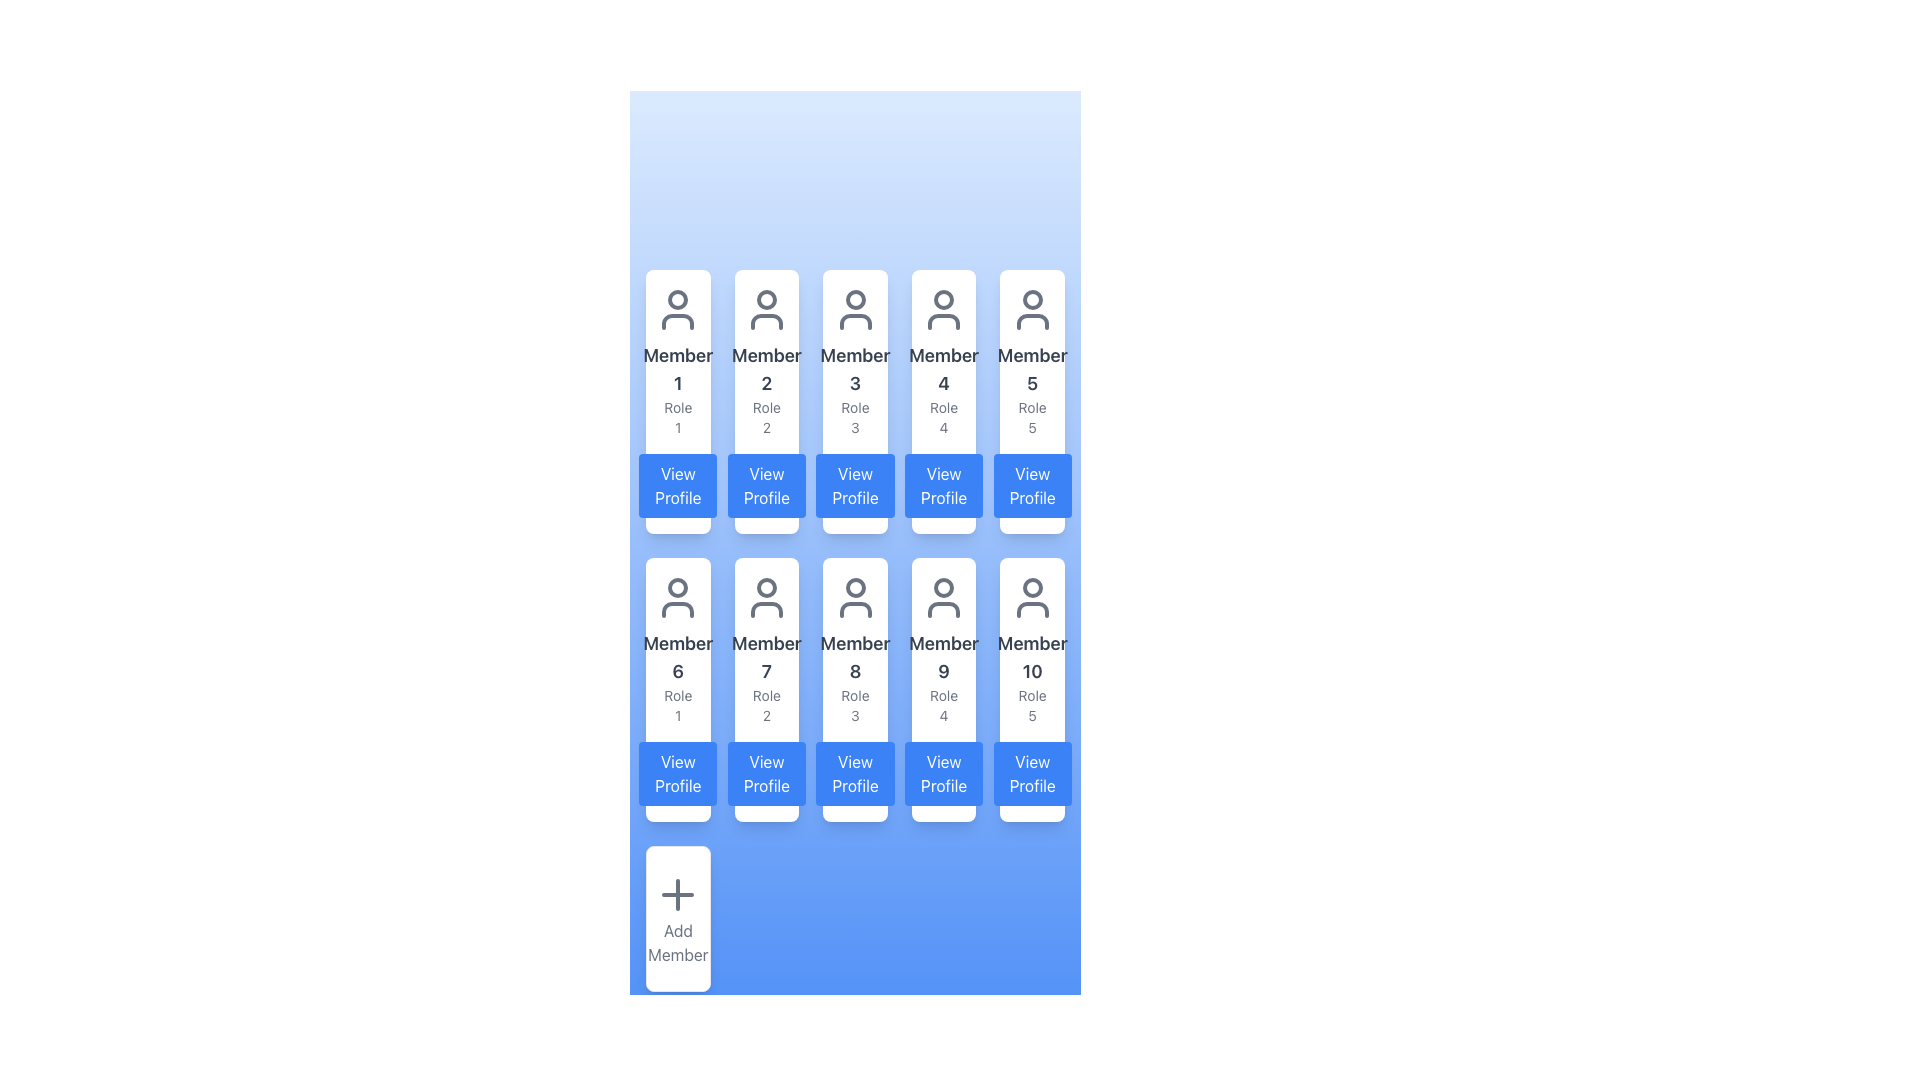 This screenshot has width=1920, height=1080. Describe the element at coordinates (765, 309) in the screenshot. I see `the user profile icon, which is a gray circular head and semi-circular body, located at the top of the card labeled 'Member 2 Role 2' in the second column of the grid layout` at that location.